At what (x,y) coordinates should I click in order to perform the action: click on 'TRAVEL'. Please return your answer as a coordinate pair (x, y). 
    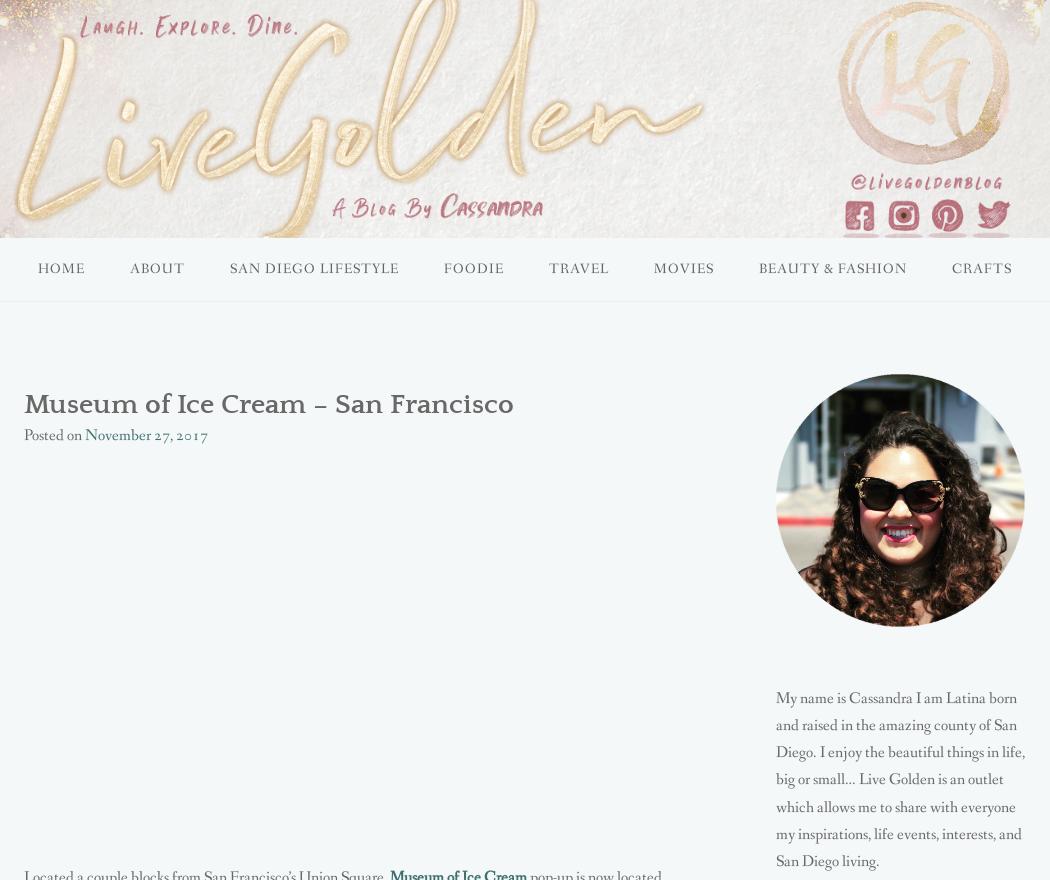
    Looking at the image, I should click on (577, 269).